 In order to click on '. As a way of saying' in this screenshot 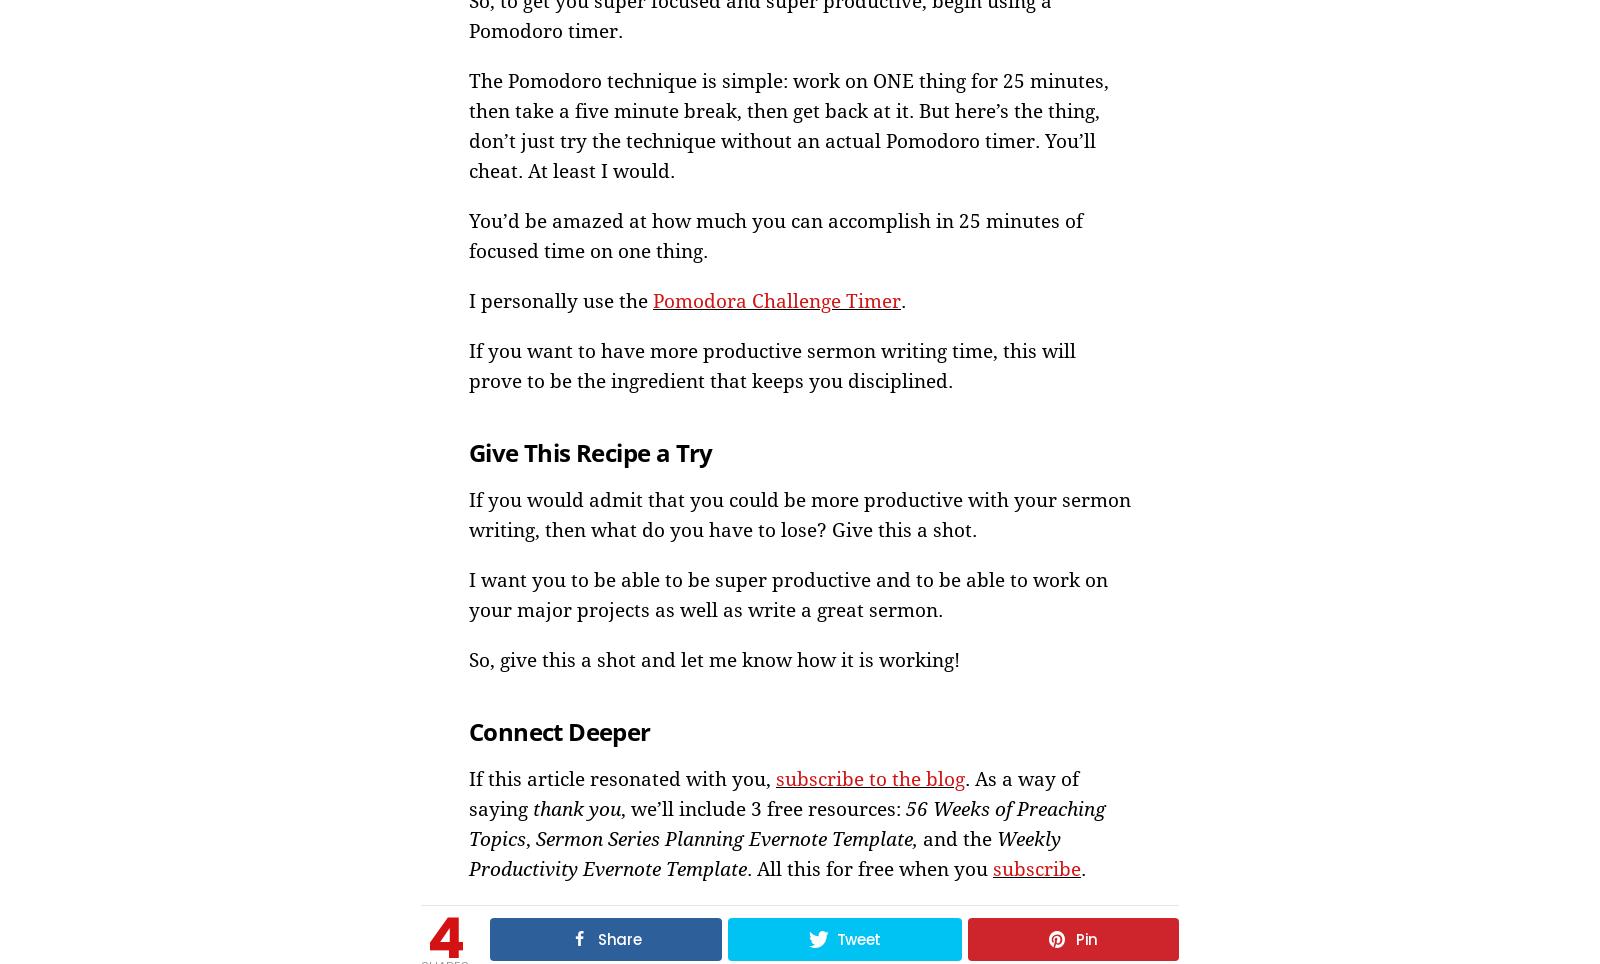, I will do `click(774, 793)`.